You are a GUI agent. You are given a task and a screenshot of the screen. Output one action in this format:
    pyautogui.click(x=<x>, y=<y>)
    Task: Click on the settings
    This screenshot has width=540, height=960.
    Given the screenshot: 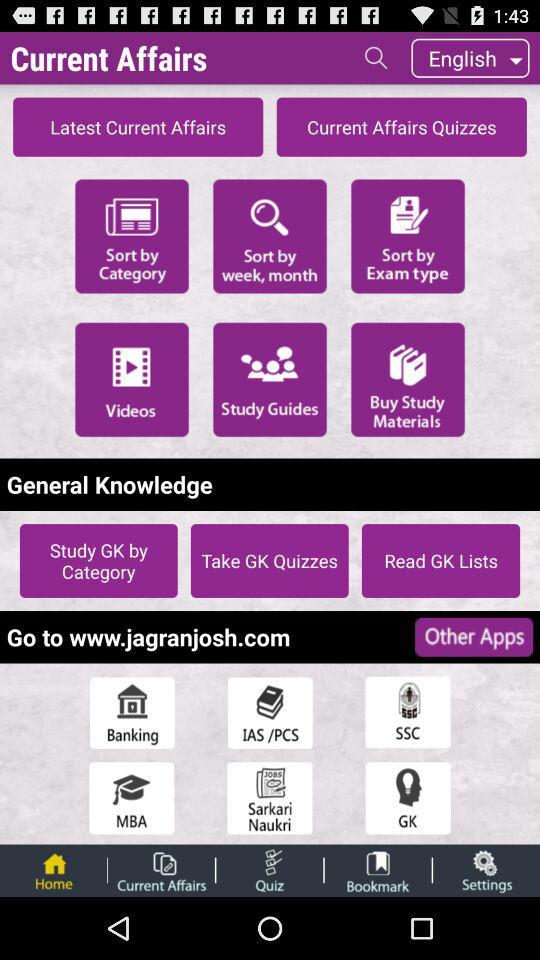 What is the action you would take?
    pyautogui.click(x=485, y=869)
    